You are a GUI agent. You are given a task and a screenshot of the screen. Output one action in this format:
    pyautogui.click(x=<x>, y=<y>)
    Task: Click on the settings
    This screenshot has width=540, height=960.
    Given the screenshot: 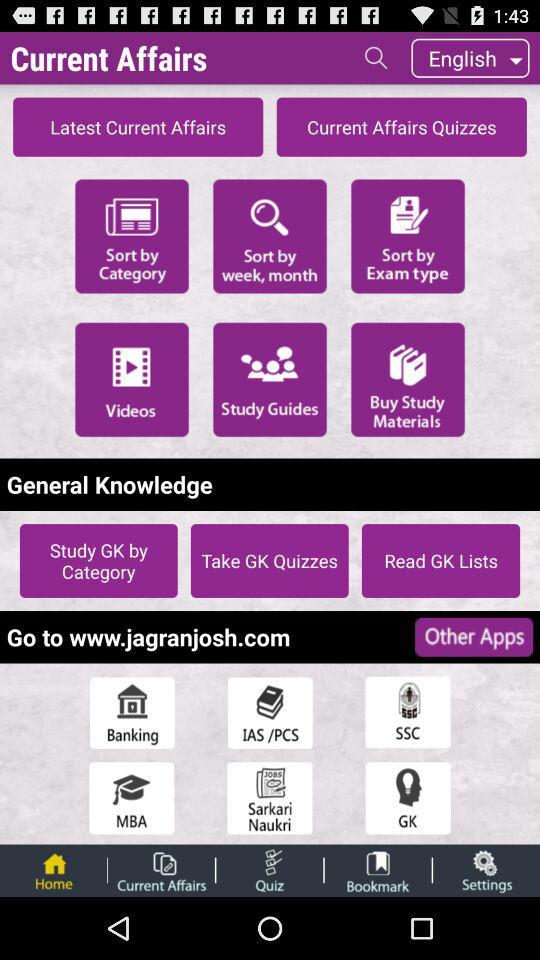 What is the action you would take?
    pyautogui.click(x=485, y=869)
    